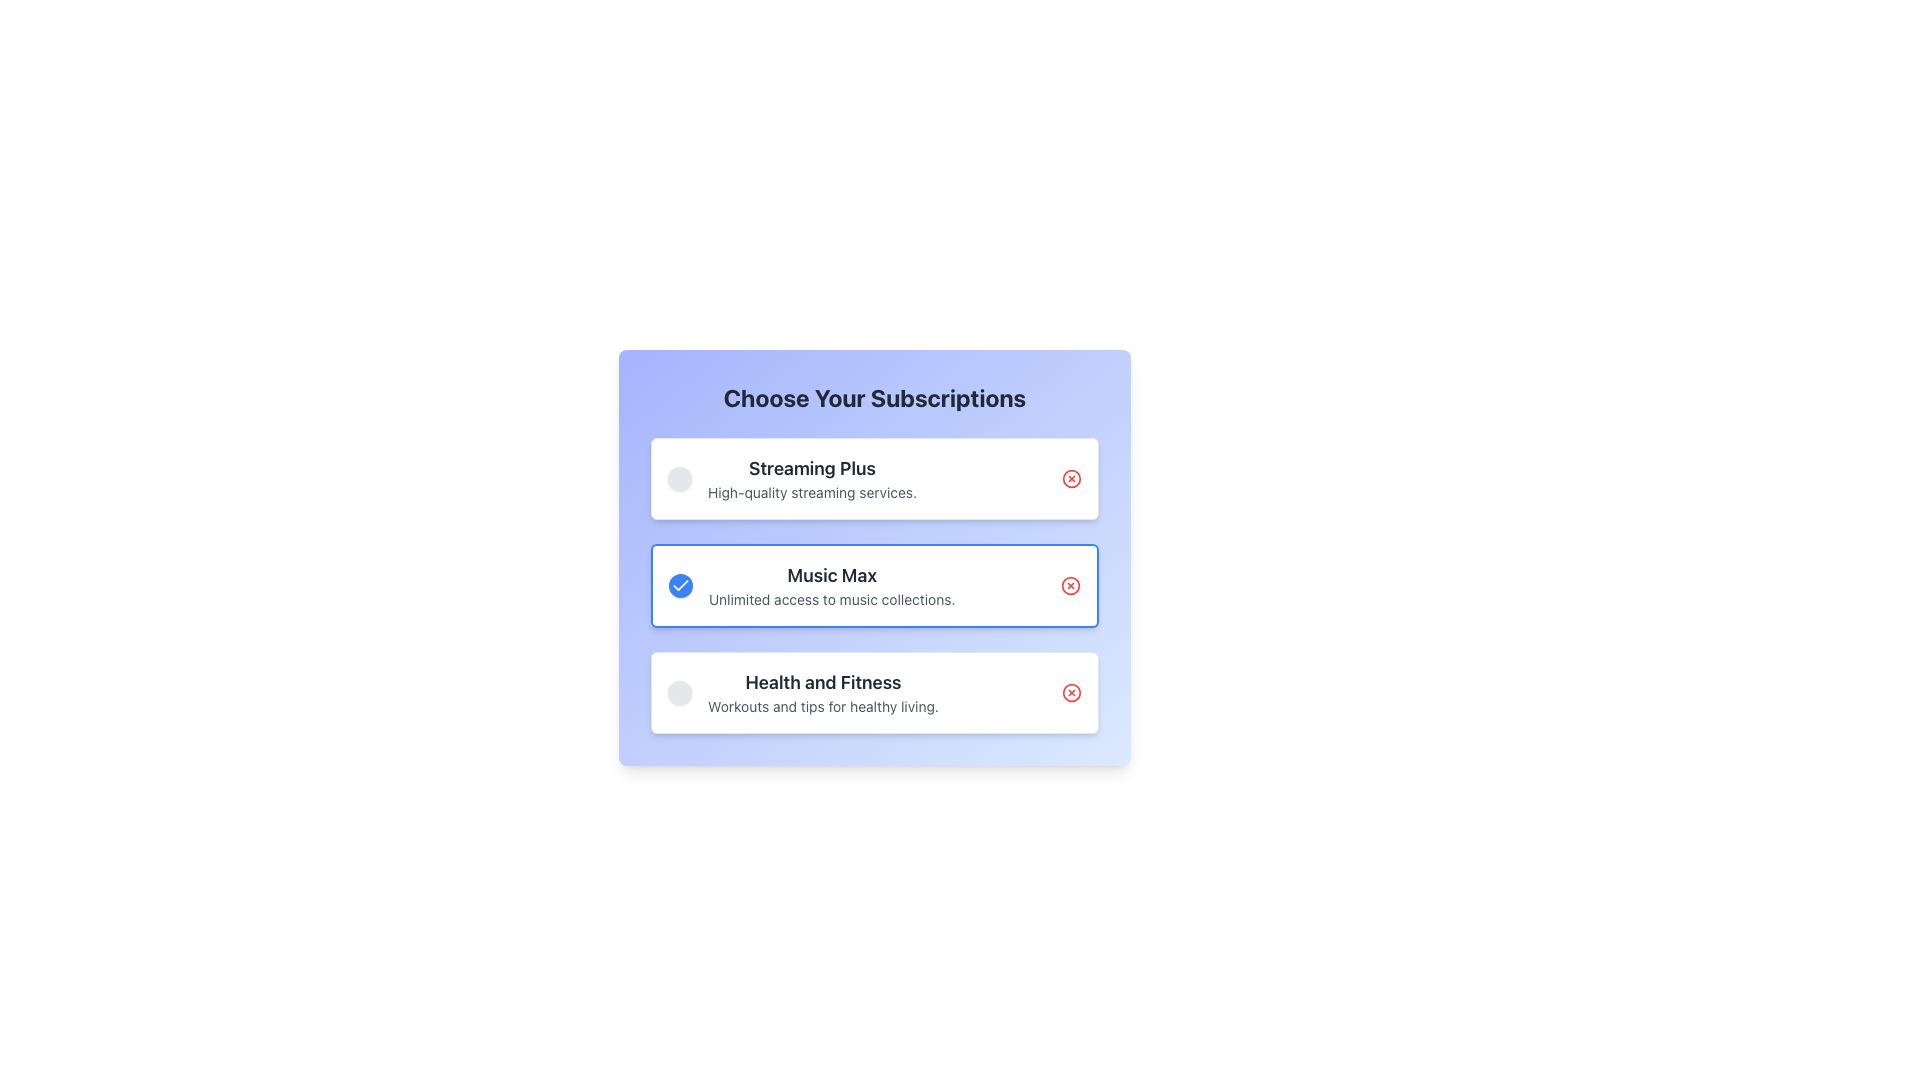 This screenshot has height=1080, width=1920. What do you see at coordinates (1070, 478) in the screenshot?
I see `the button located at the rightmost end of the card for the 'Streaming Plus' subscription` at bounding box center [1070, 478].